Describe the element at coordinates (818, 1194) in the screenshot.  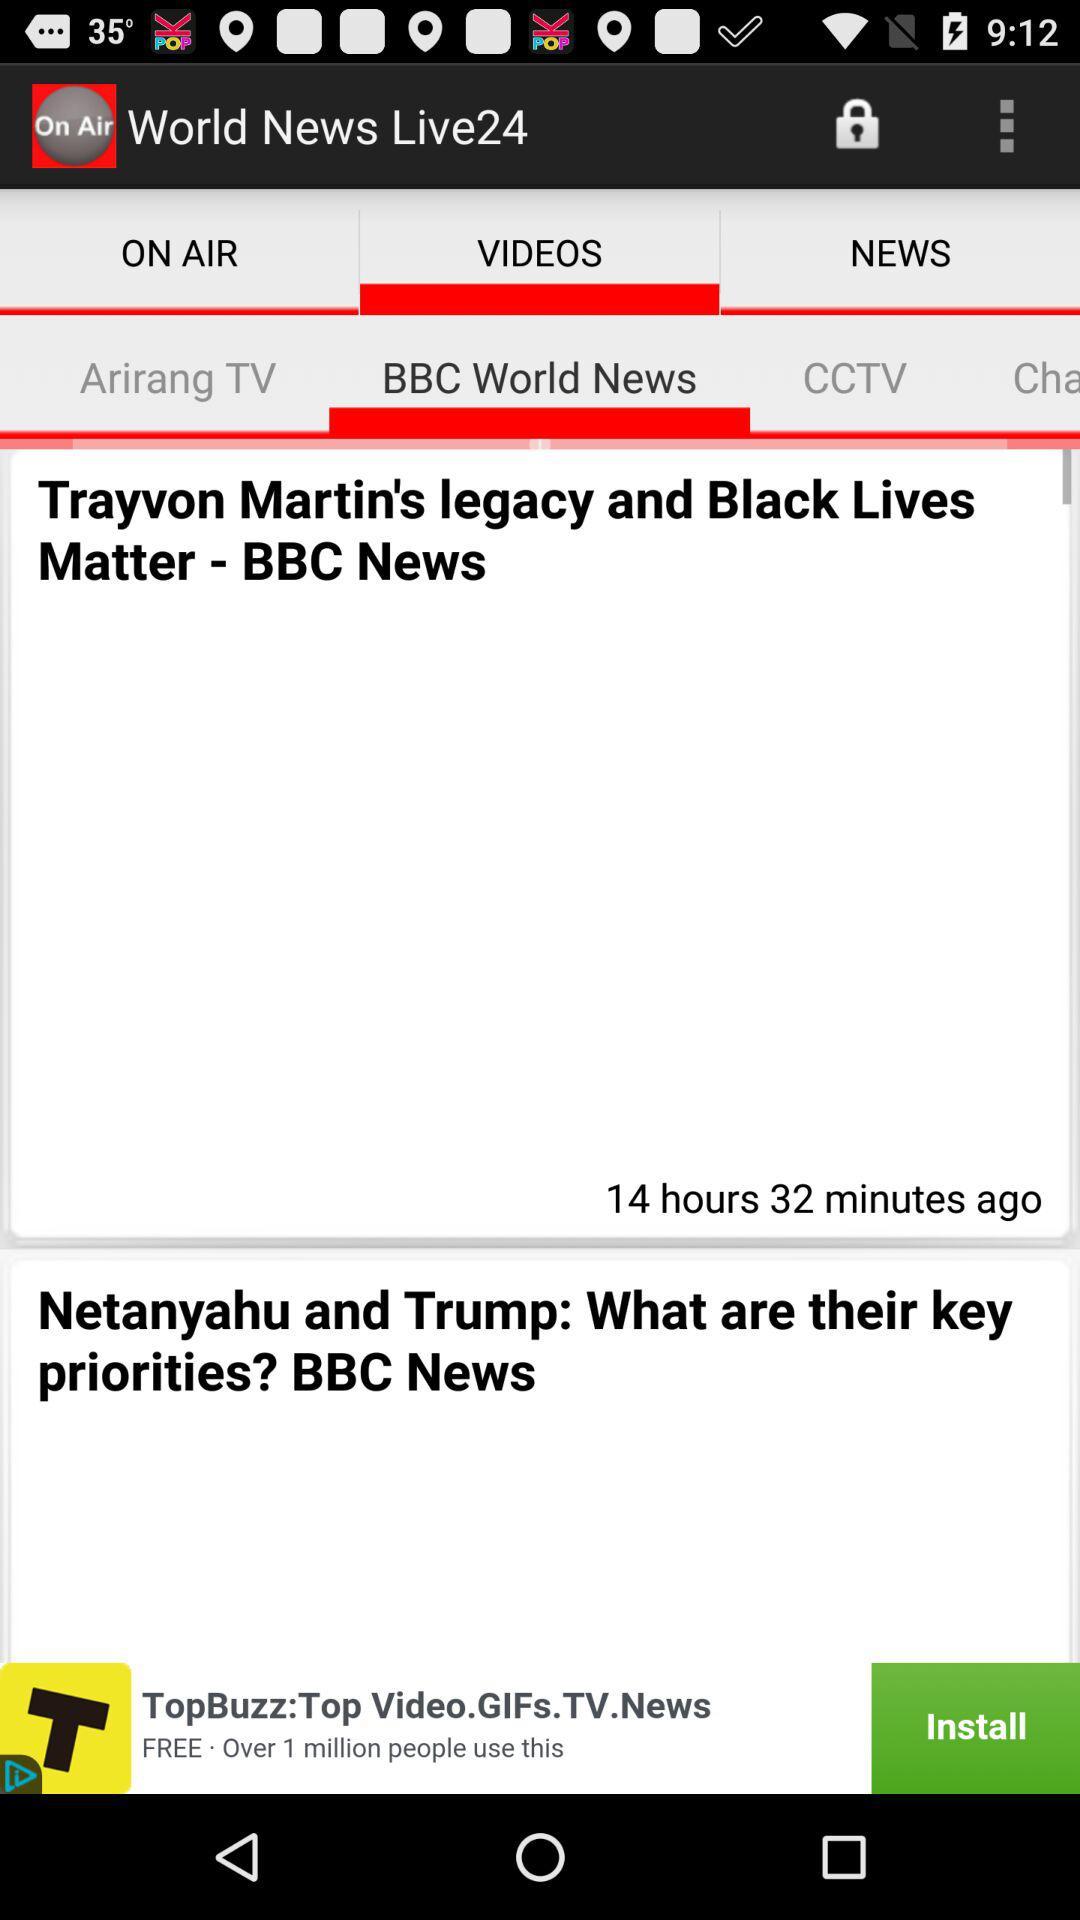
I see `the 14 hours 32 item` at that location.